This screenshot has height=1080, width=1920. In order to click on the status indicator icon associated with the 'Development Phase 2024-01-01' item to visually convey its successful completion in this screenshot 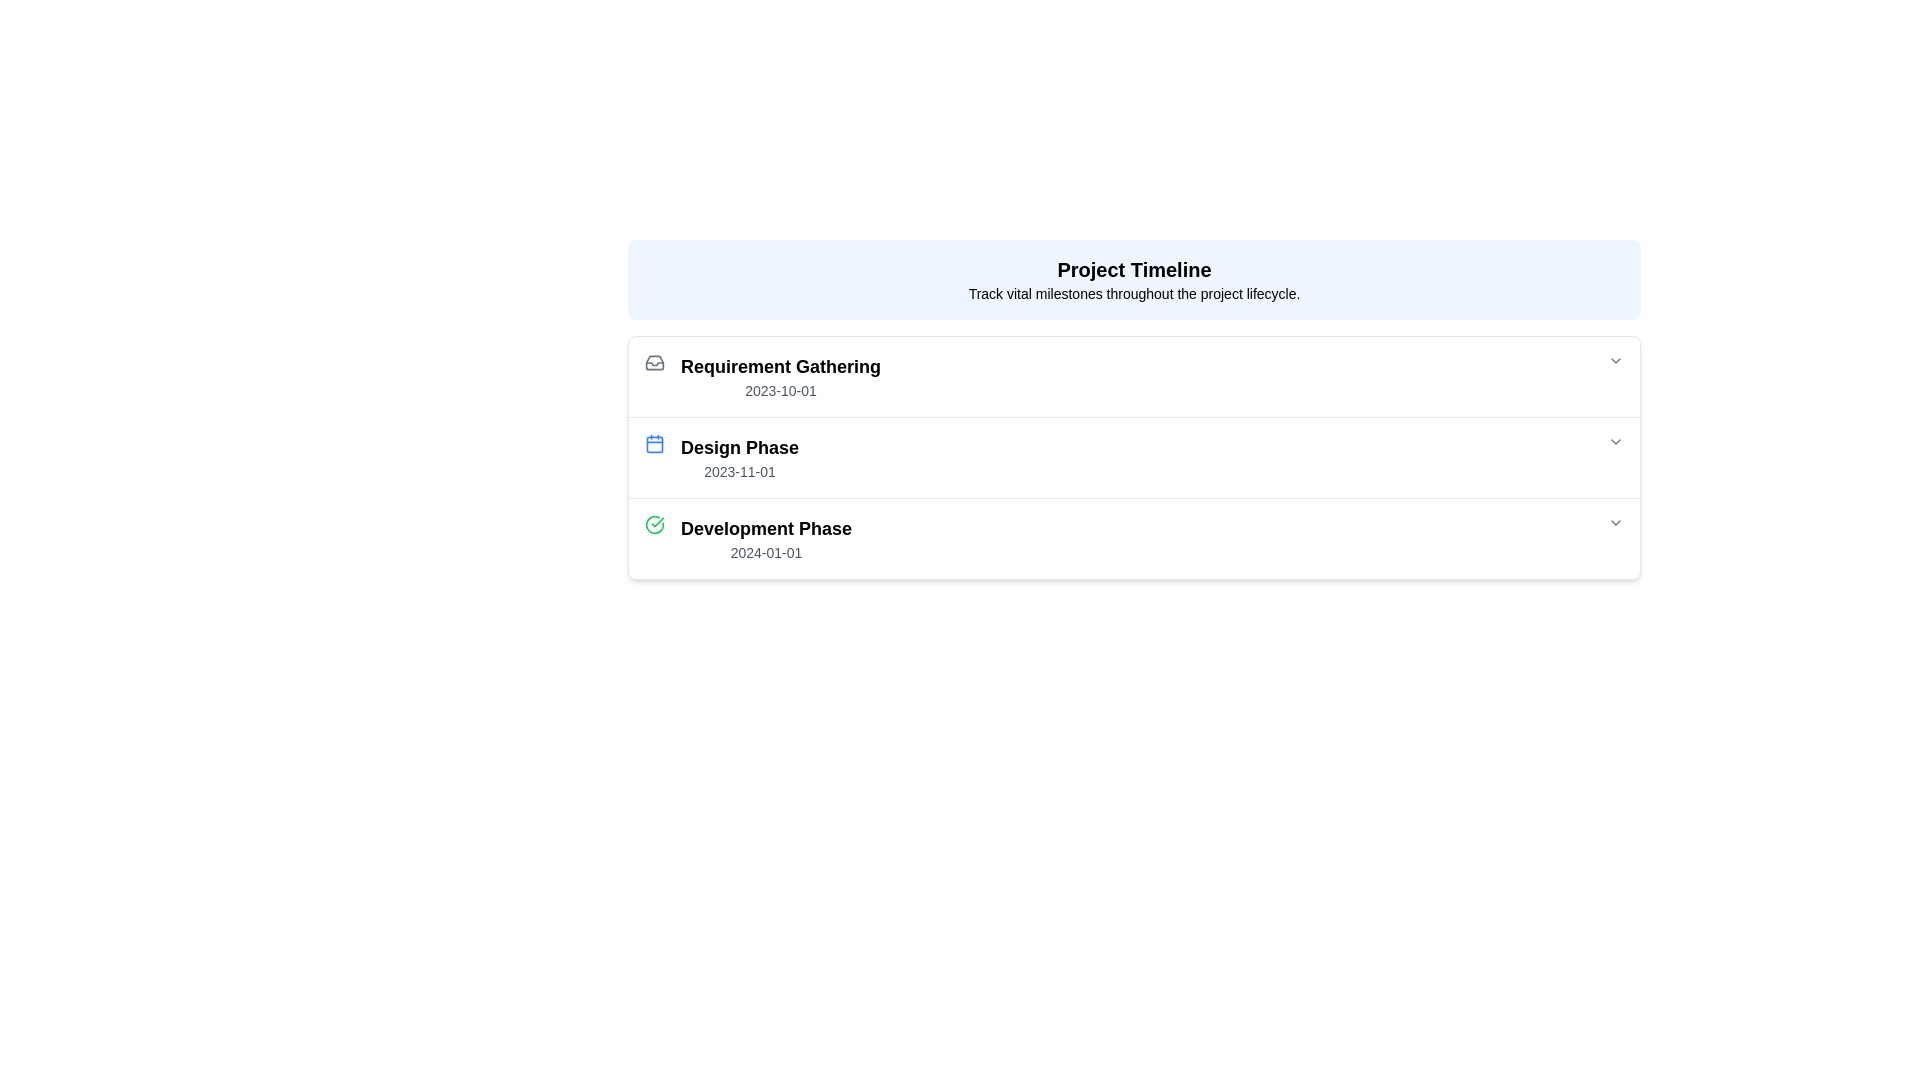, I will do `click(654, 538)`.